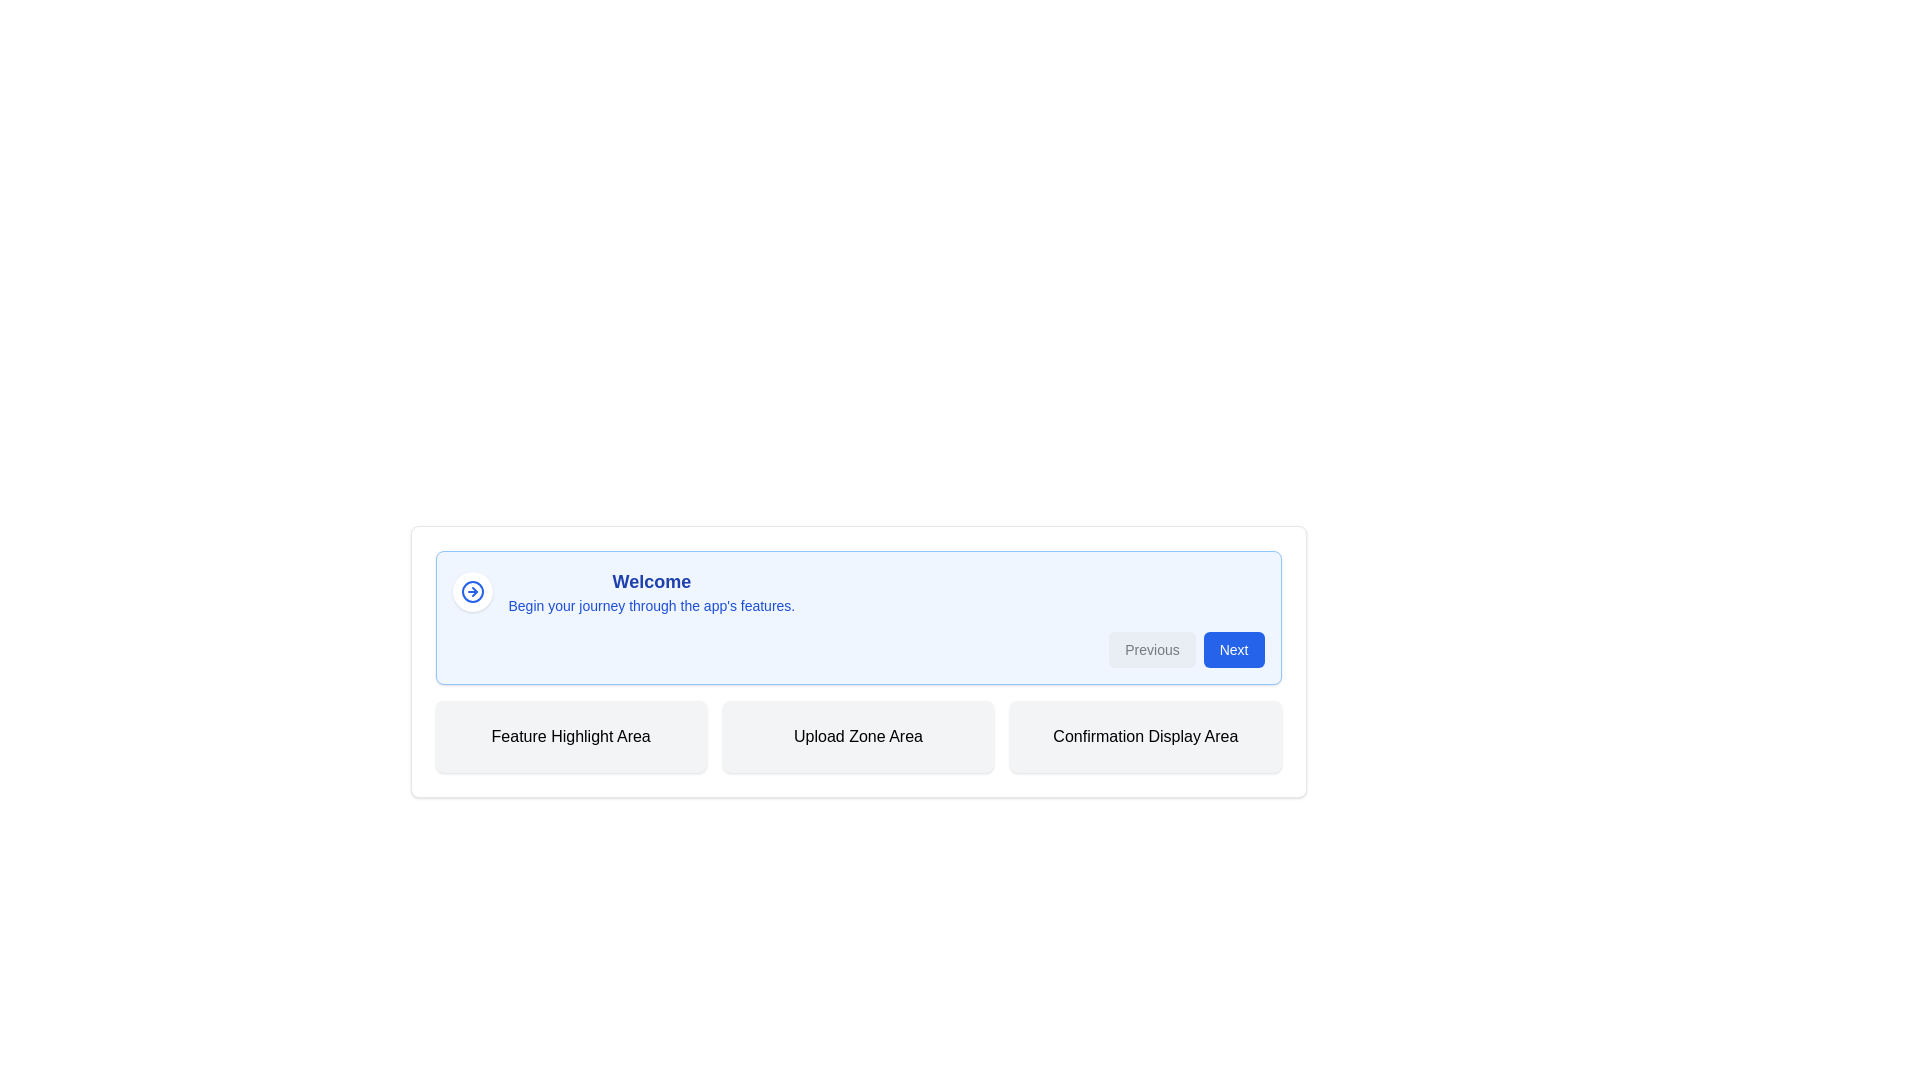  I want to click on the introductory text displayed prominently with 'Welcome' in a larger bold blue font, so click(651, 590).